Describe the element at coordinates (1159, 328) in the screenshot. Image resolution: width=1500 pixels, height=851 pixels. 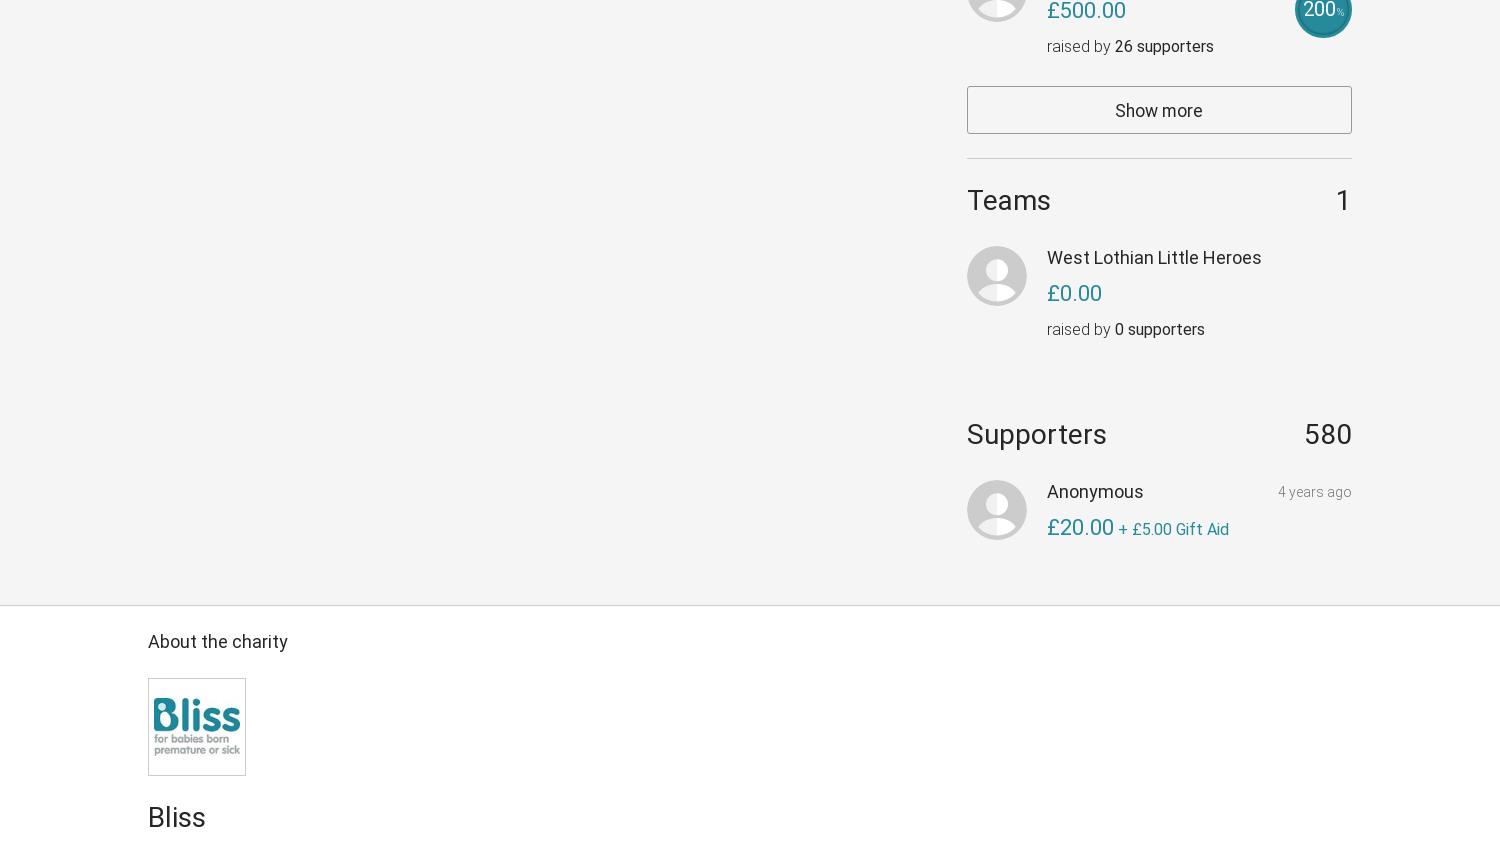
I see `'0 supporters'` at that location.